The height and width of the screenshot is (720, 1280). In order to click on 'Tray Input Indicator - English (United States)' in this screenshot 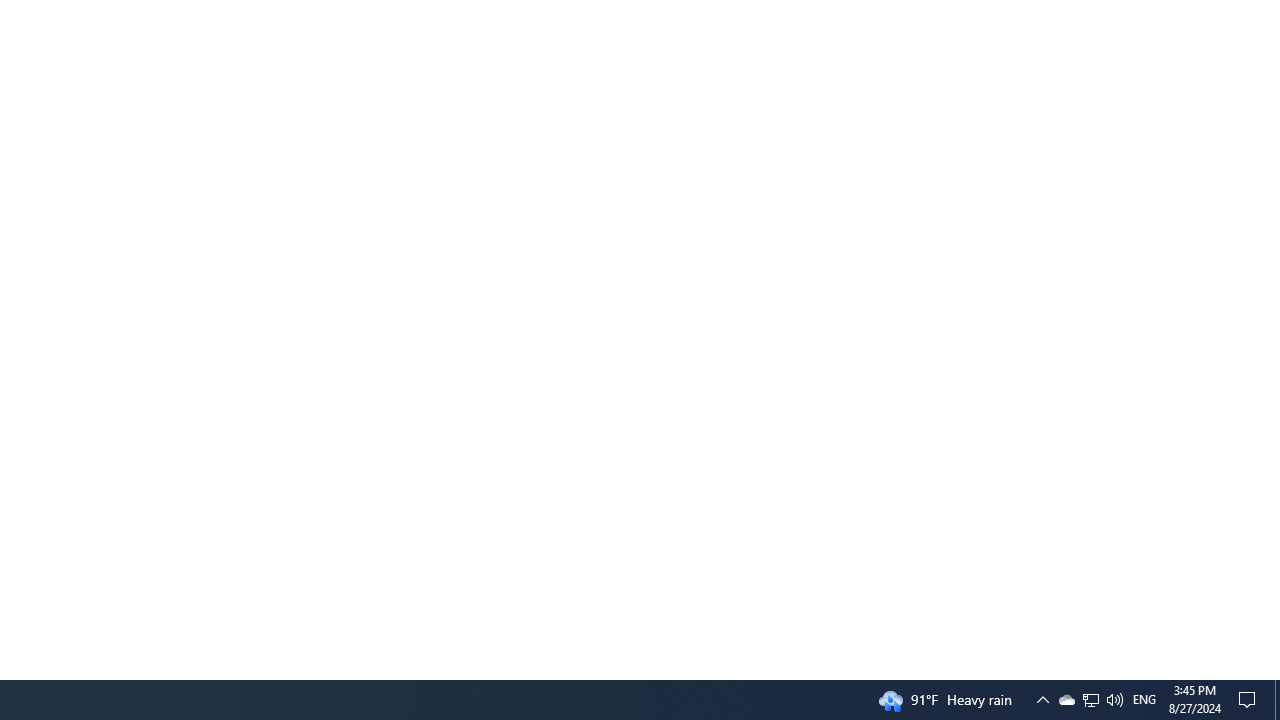, I will do `click(1144, 698)`.